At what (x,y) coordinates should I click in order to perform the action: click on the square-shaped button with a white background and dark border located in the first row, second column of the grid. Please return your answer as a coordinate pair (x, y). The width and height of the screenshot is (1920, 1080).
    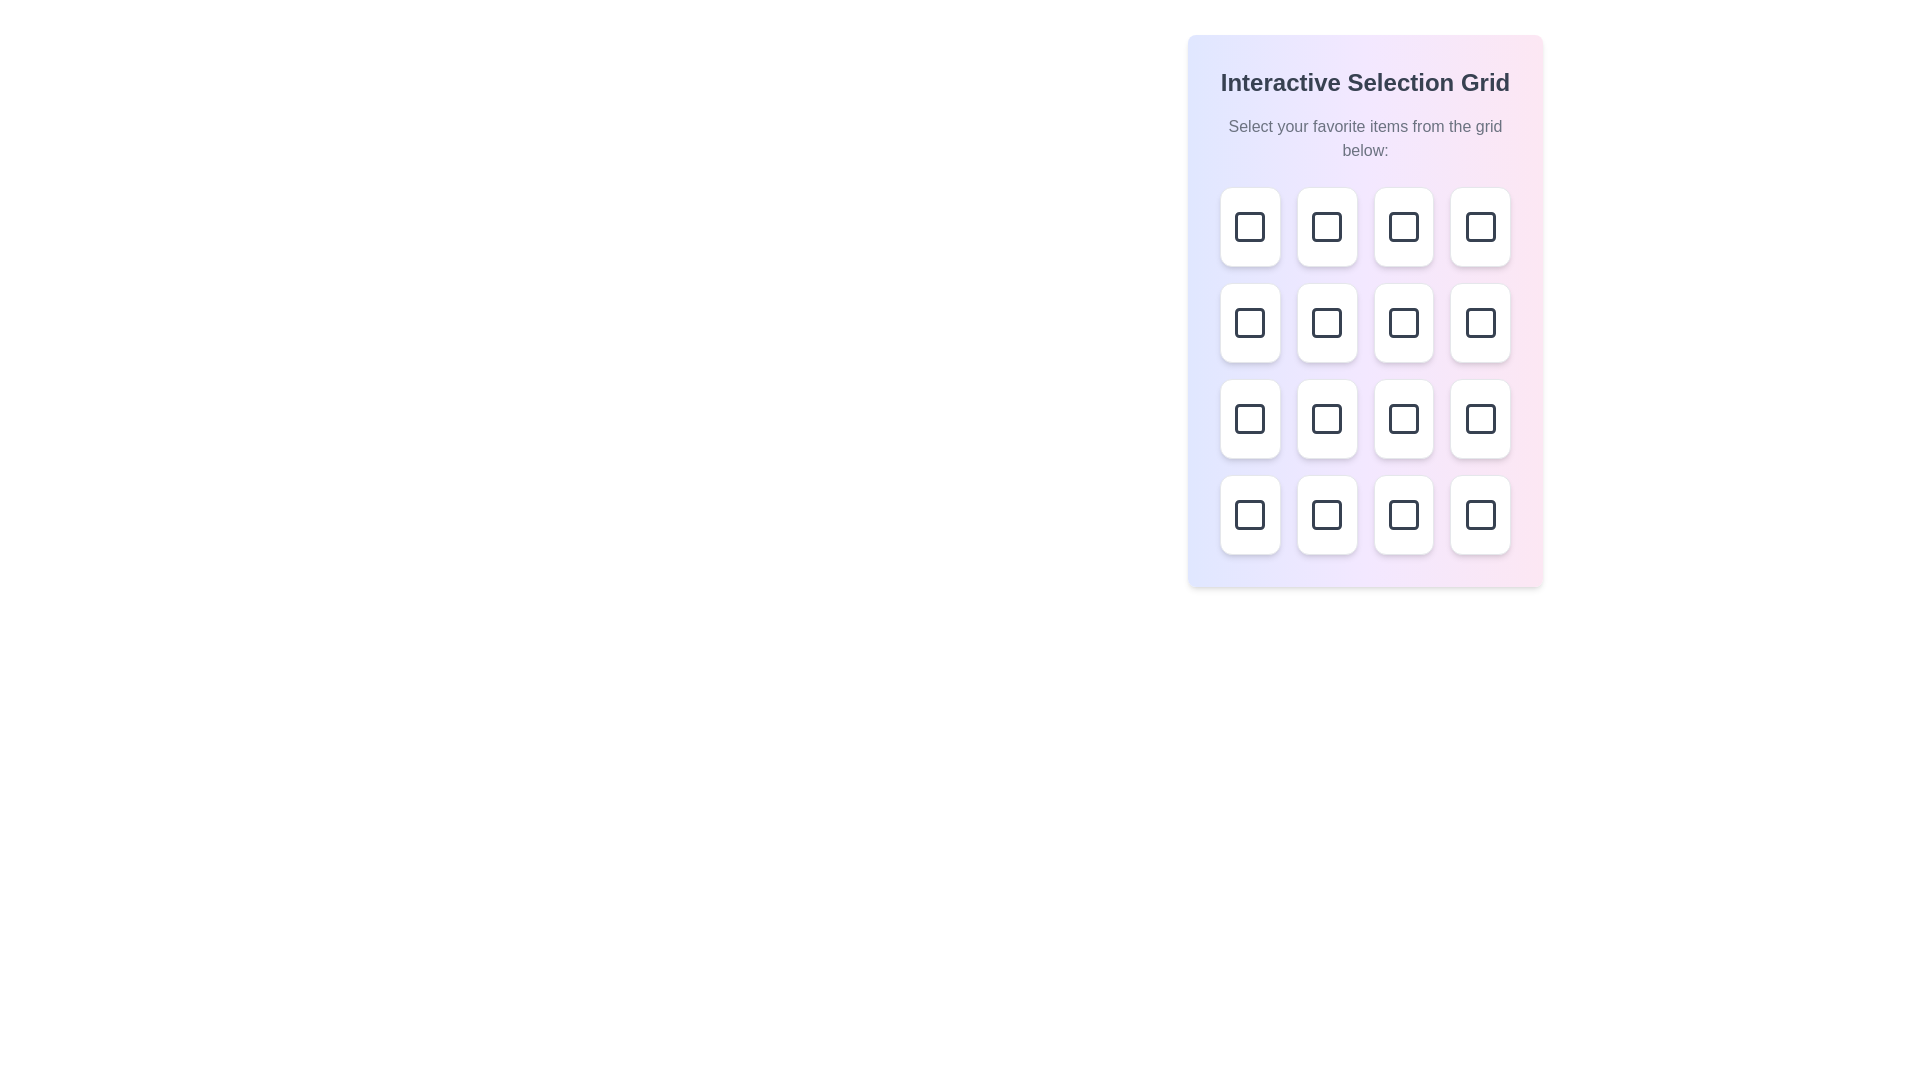
    Looking at the image, I should click on (1327, 226).